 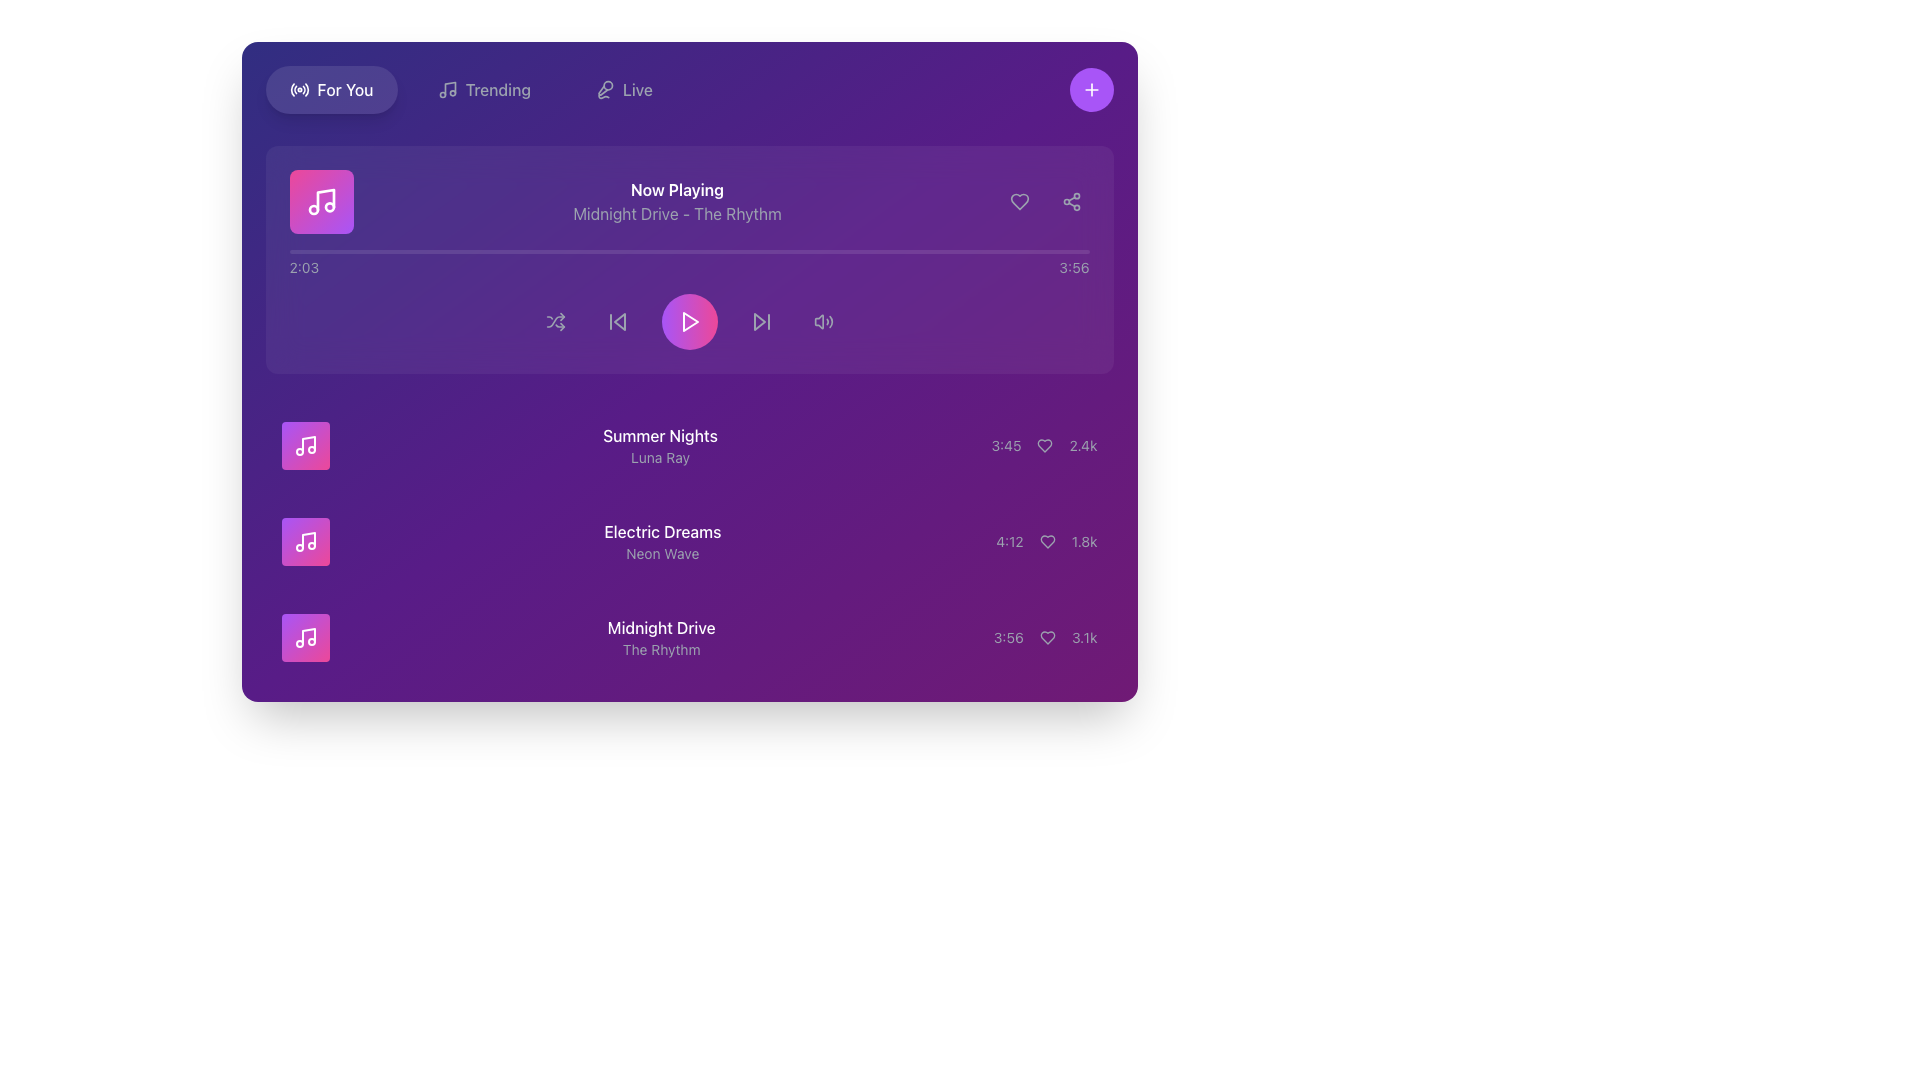 What do you see at coordinates (304, 445) in the screenshot?
I see `the visual icon representing the music track 'Summer Nights'` at bounding box center [304, 445].